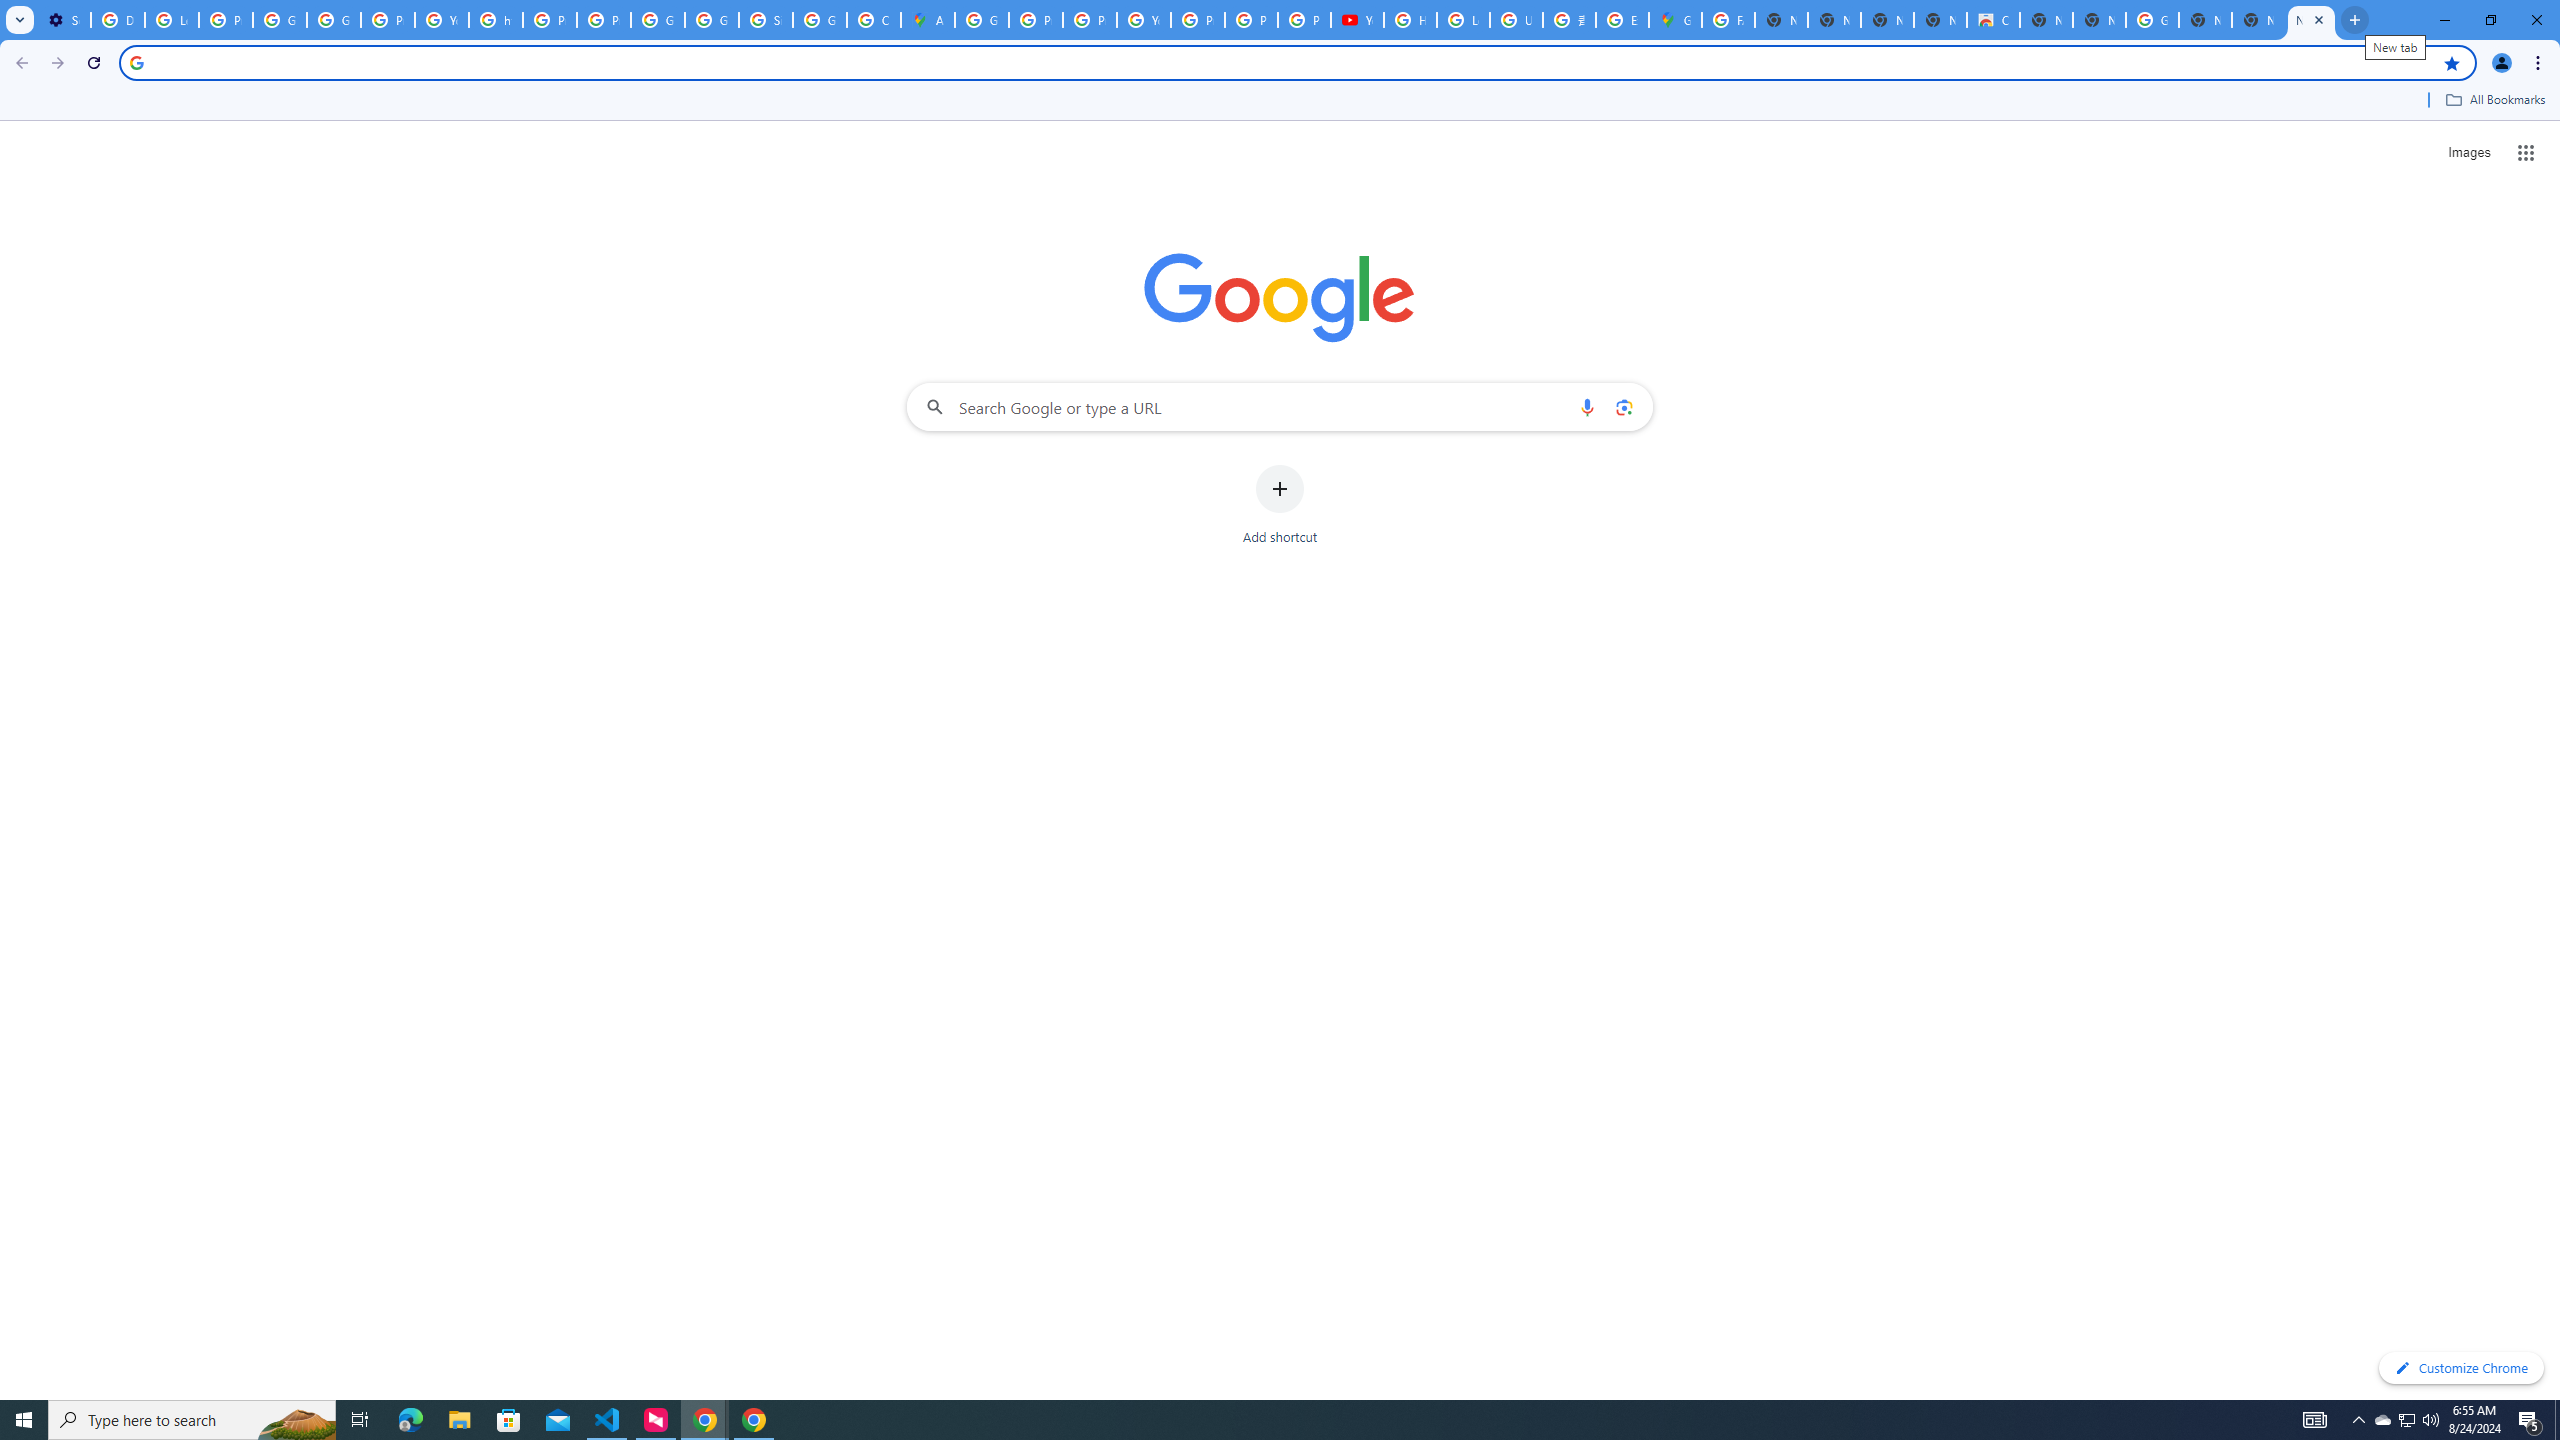 Image resolution: width=2560 pixels, height=1440 pixels. I want to click on 'Search tabs', so click(19, 19).